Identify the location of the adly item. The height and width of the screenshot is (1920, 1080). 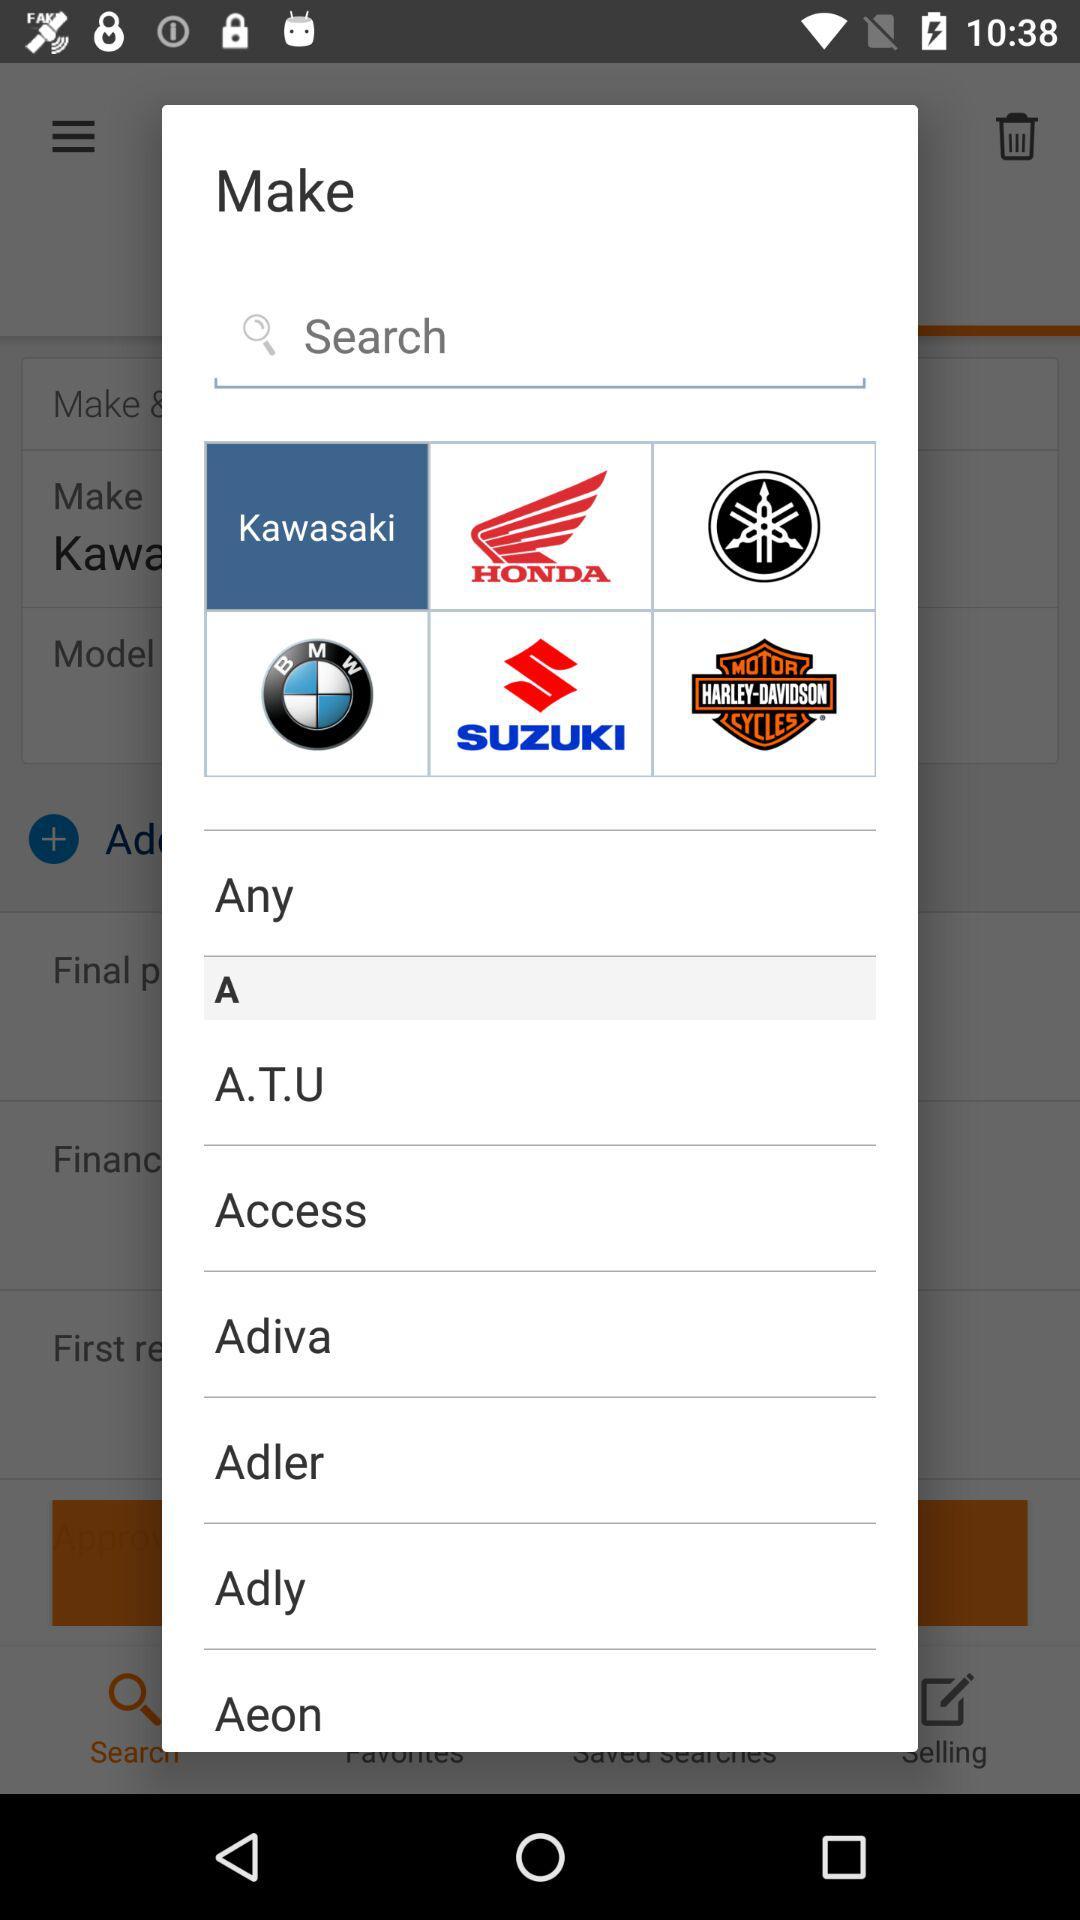
(540, 1586).